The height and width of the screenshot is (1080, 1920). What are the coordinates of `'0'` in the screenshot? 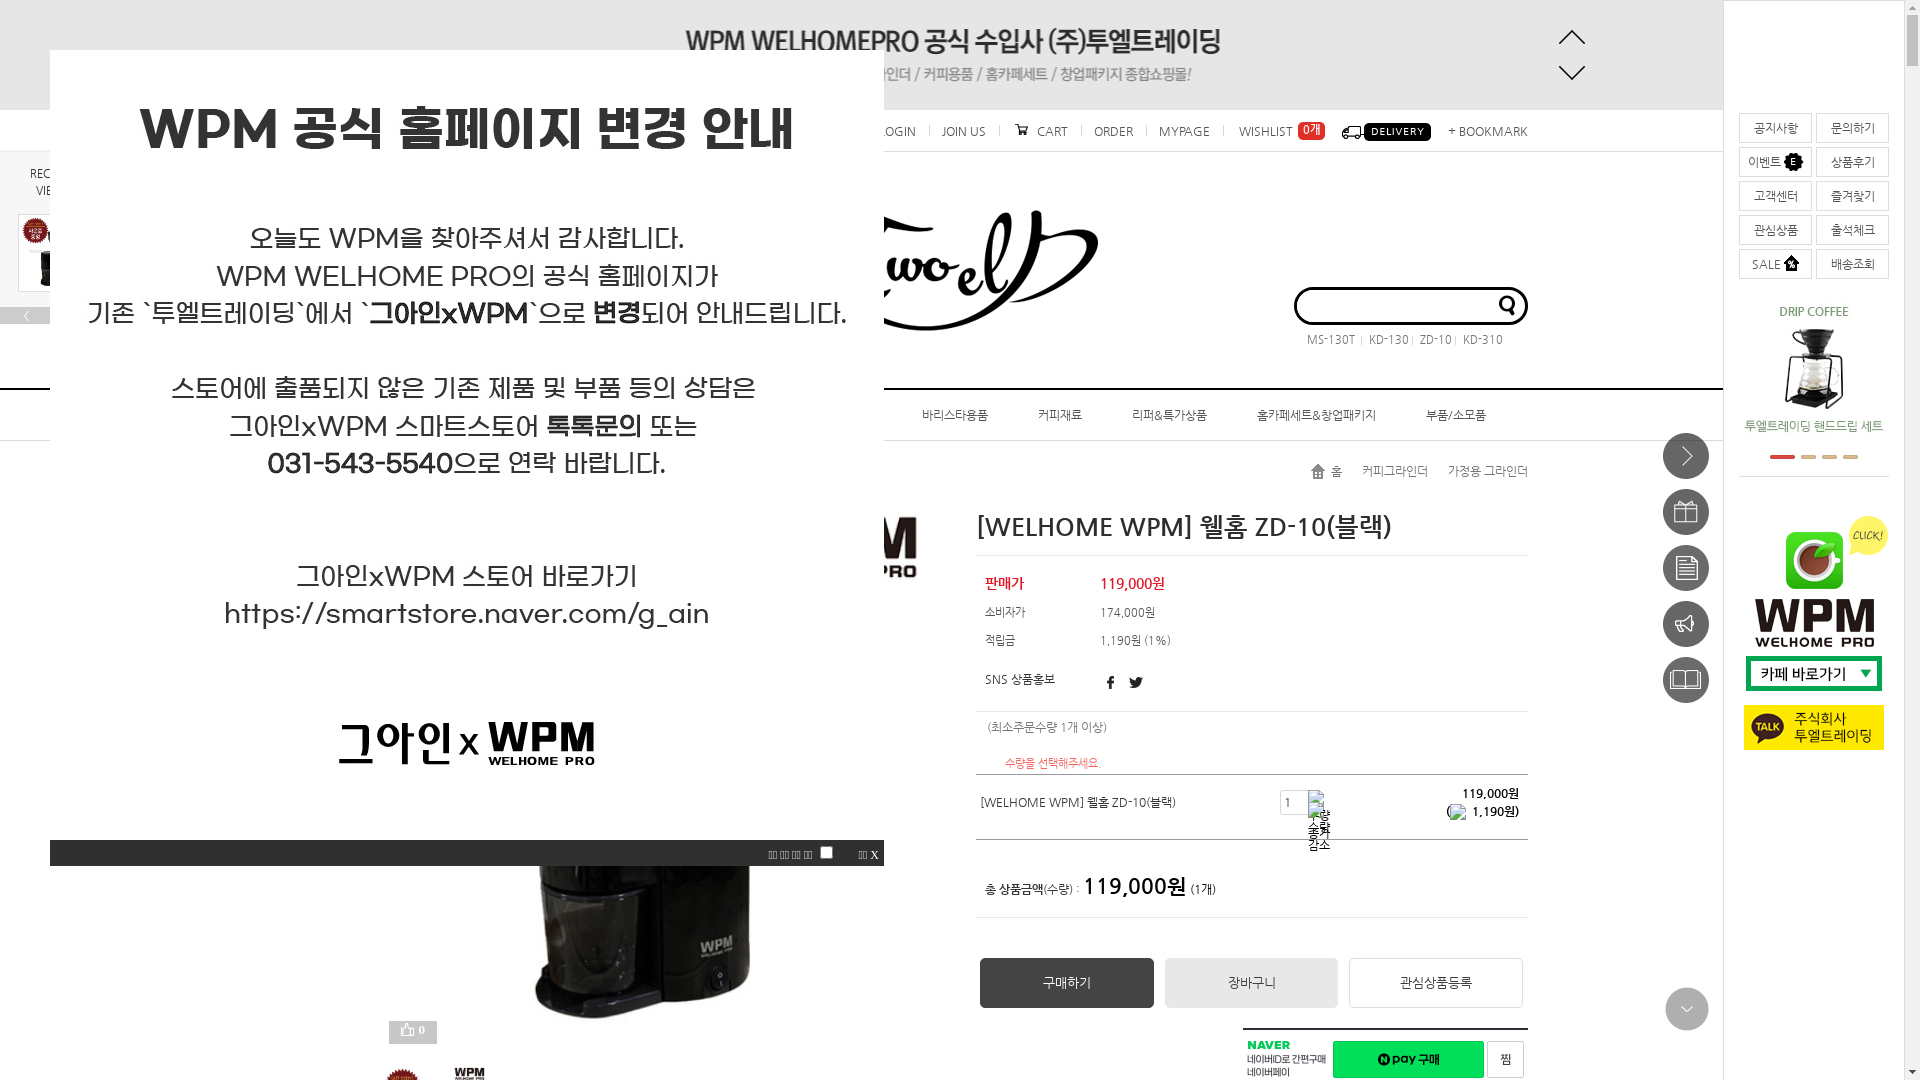 It's located at (417, 1032).